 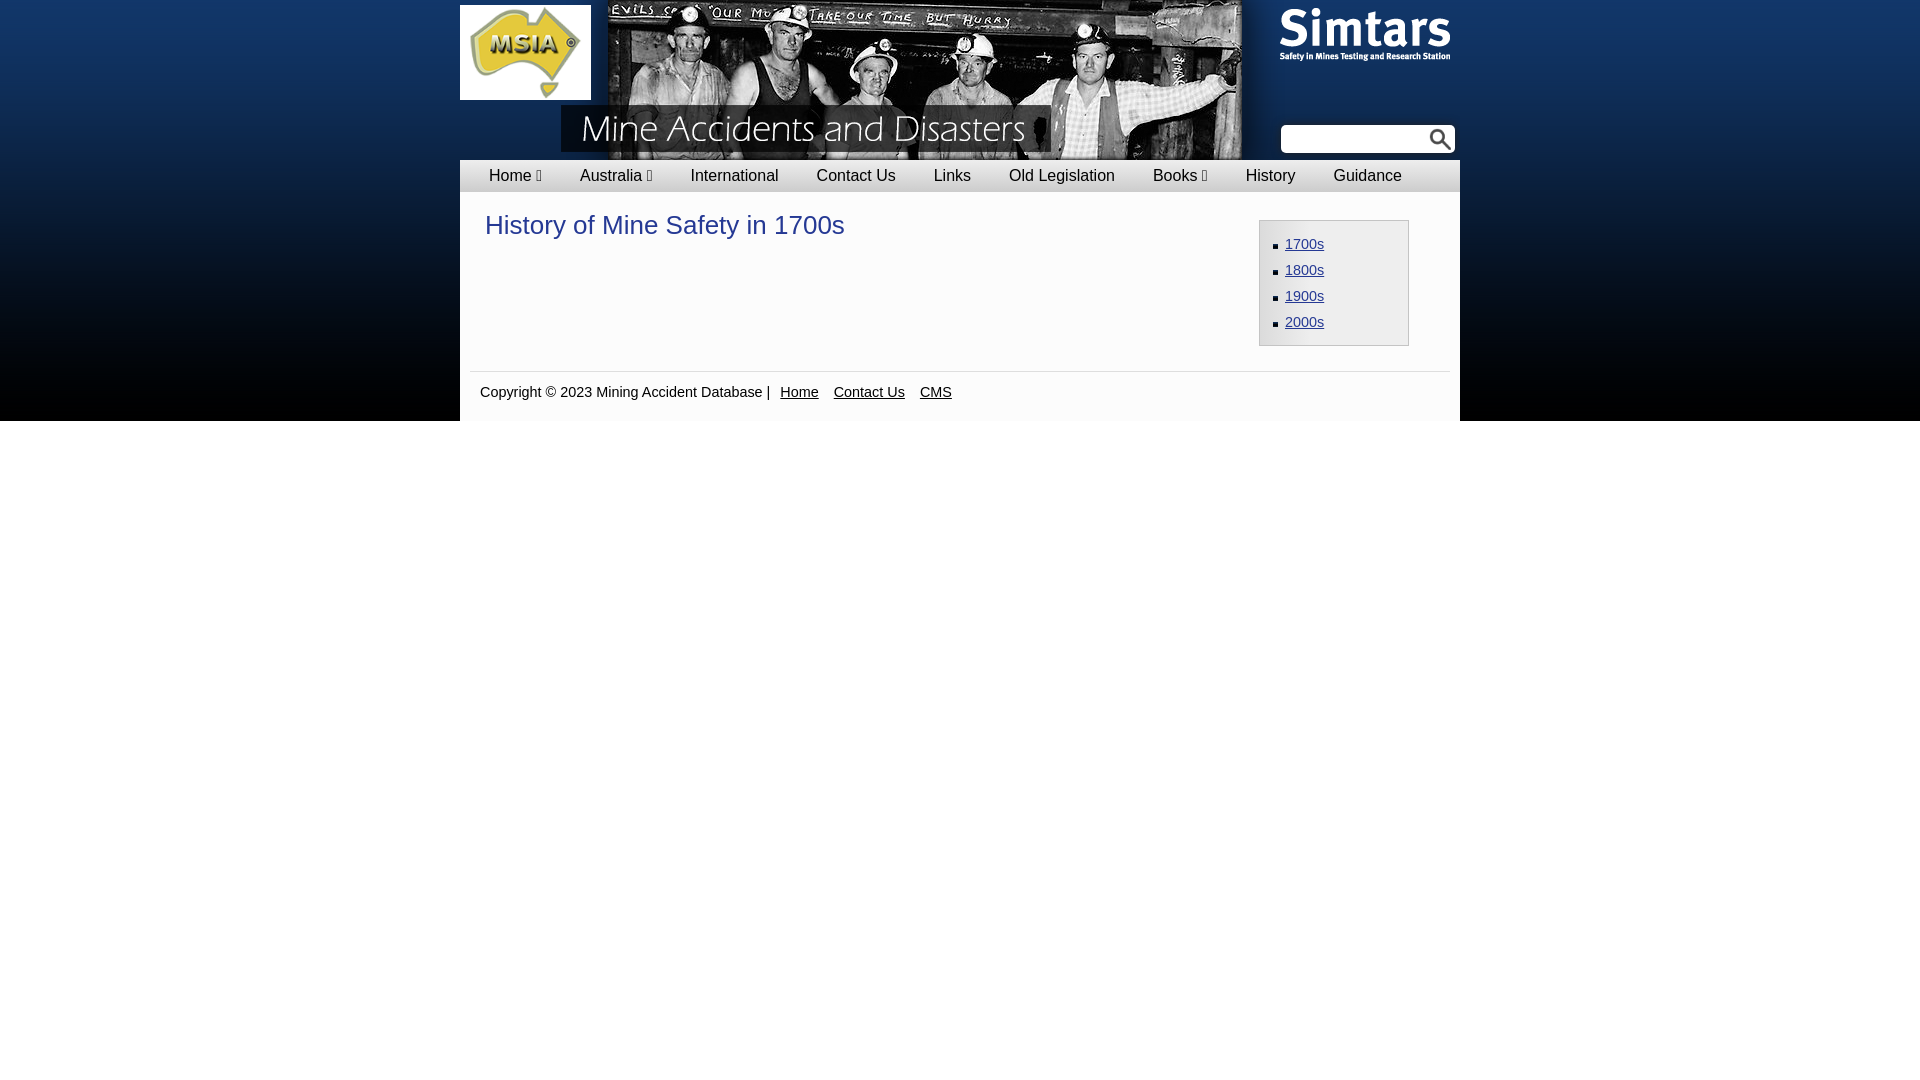 What do you see at coordinates (1304, 296) in the screenshot?
I see `'1900s'` at bounding box center [1304, 296].